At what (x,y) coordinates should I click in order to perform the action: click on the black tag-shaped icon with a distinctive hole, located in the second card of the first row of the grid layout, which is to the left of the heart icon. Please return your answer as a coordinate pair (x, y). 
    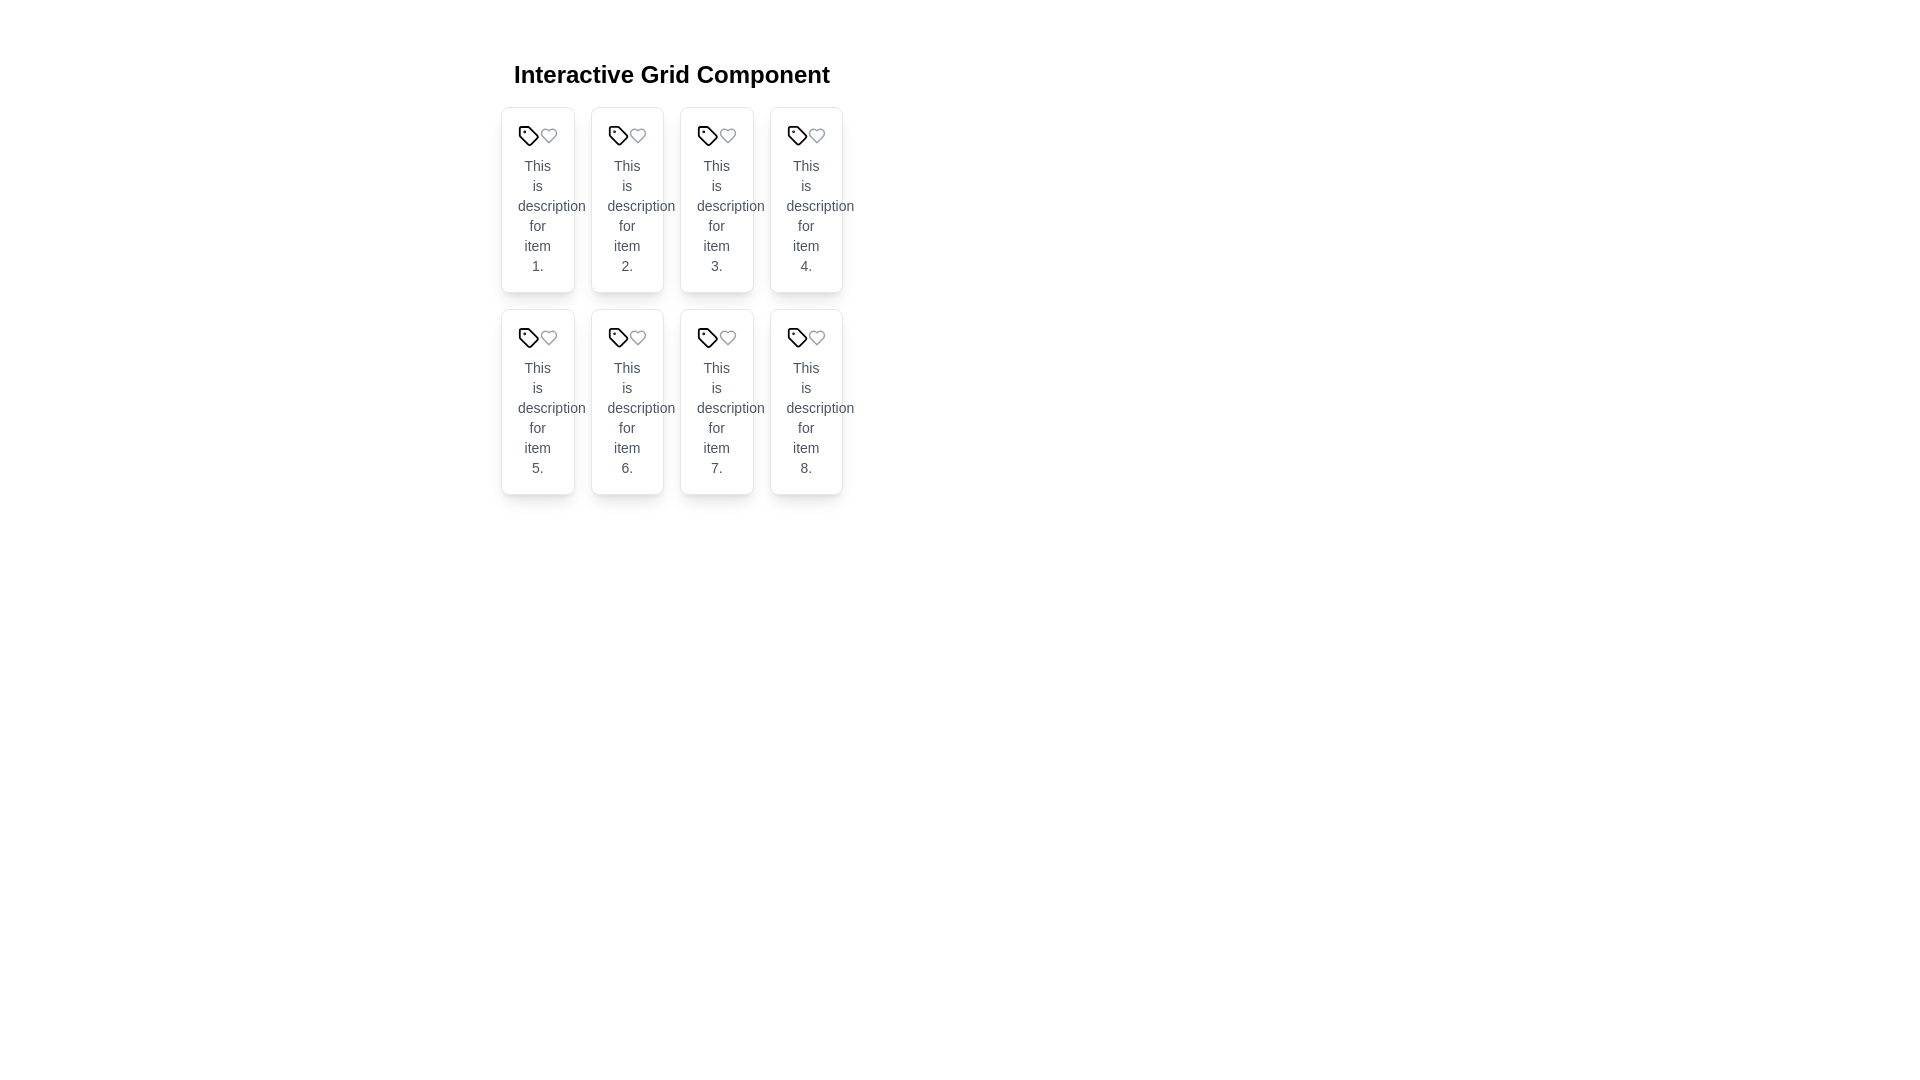
    Looking at the image, I should click on (617, 135).